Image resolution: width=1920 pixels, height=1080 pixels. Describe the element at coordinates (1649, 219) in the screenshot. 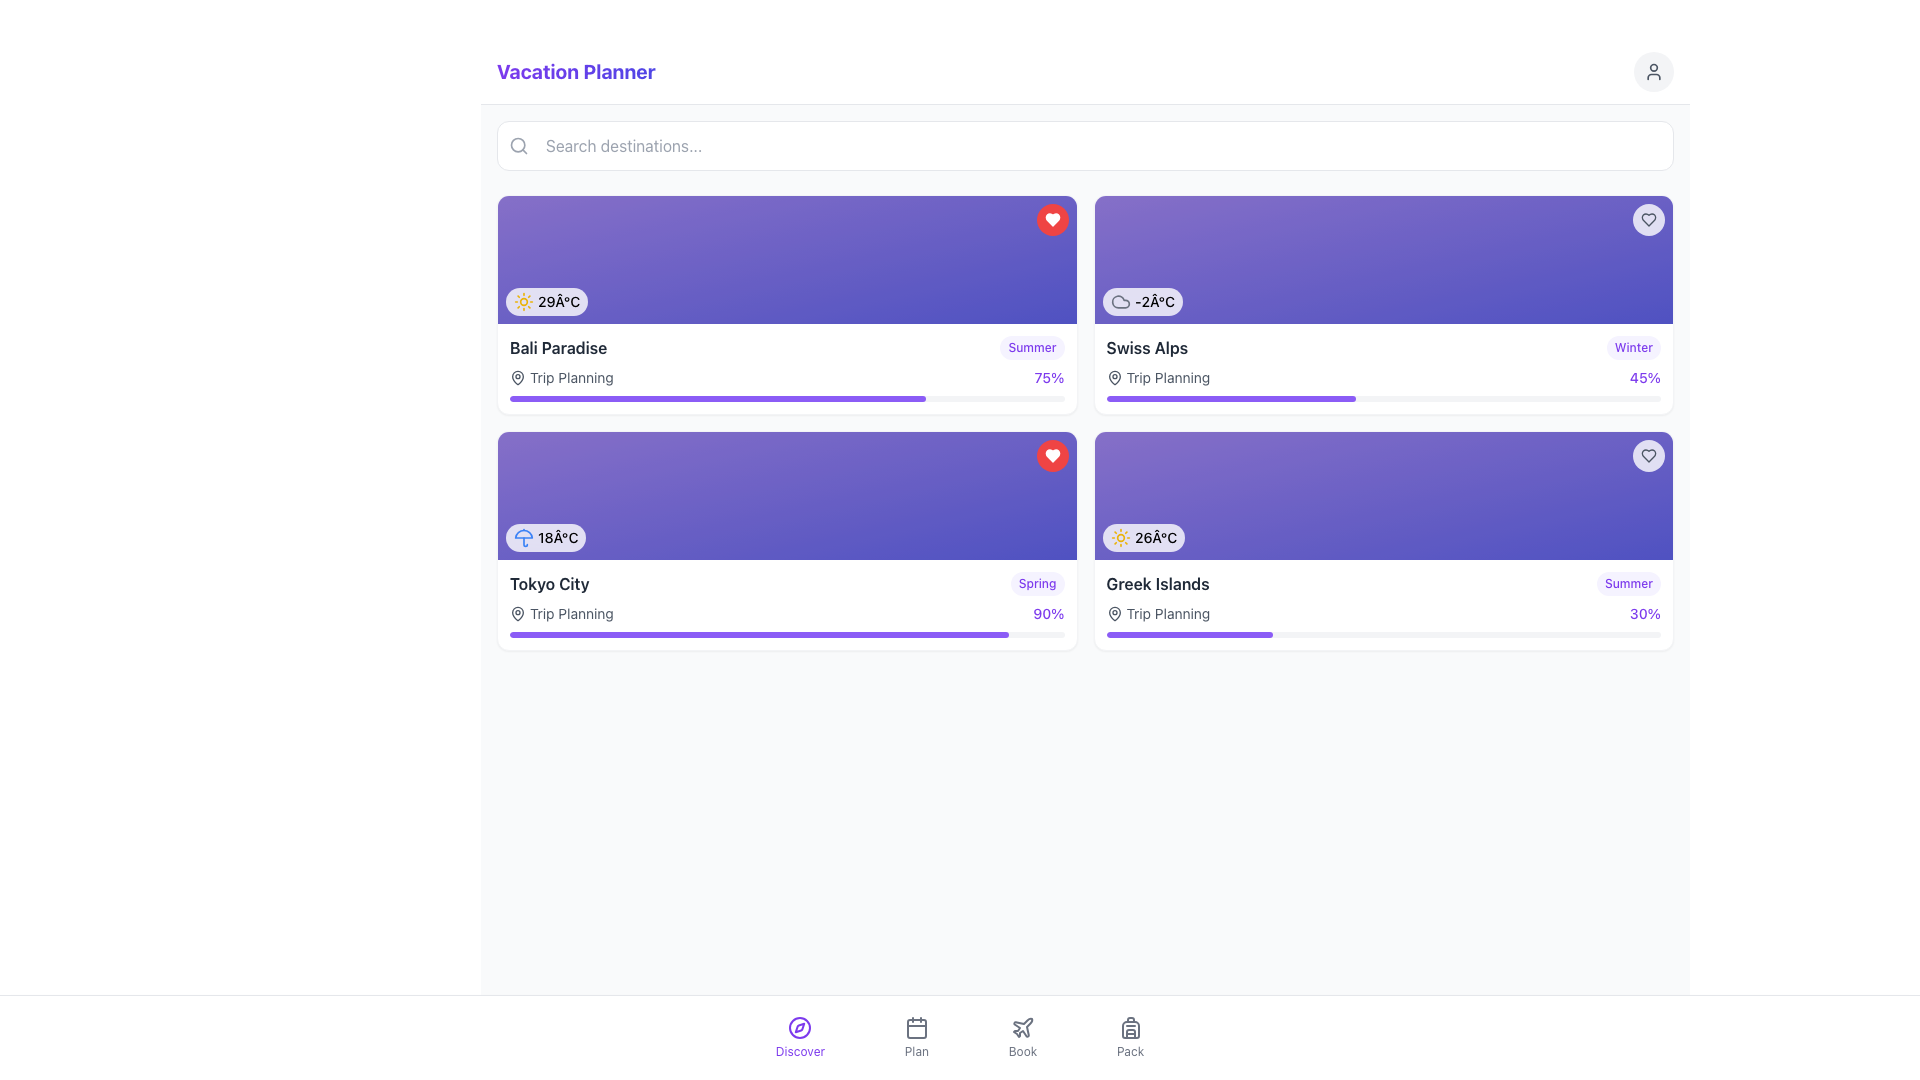

I see `the heart-shaped icon in the top-right corner of the 'Swiss Alps' card` at that location.